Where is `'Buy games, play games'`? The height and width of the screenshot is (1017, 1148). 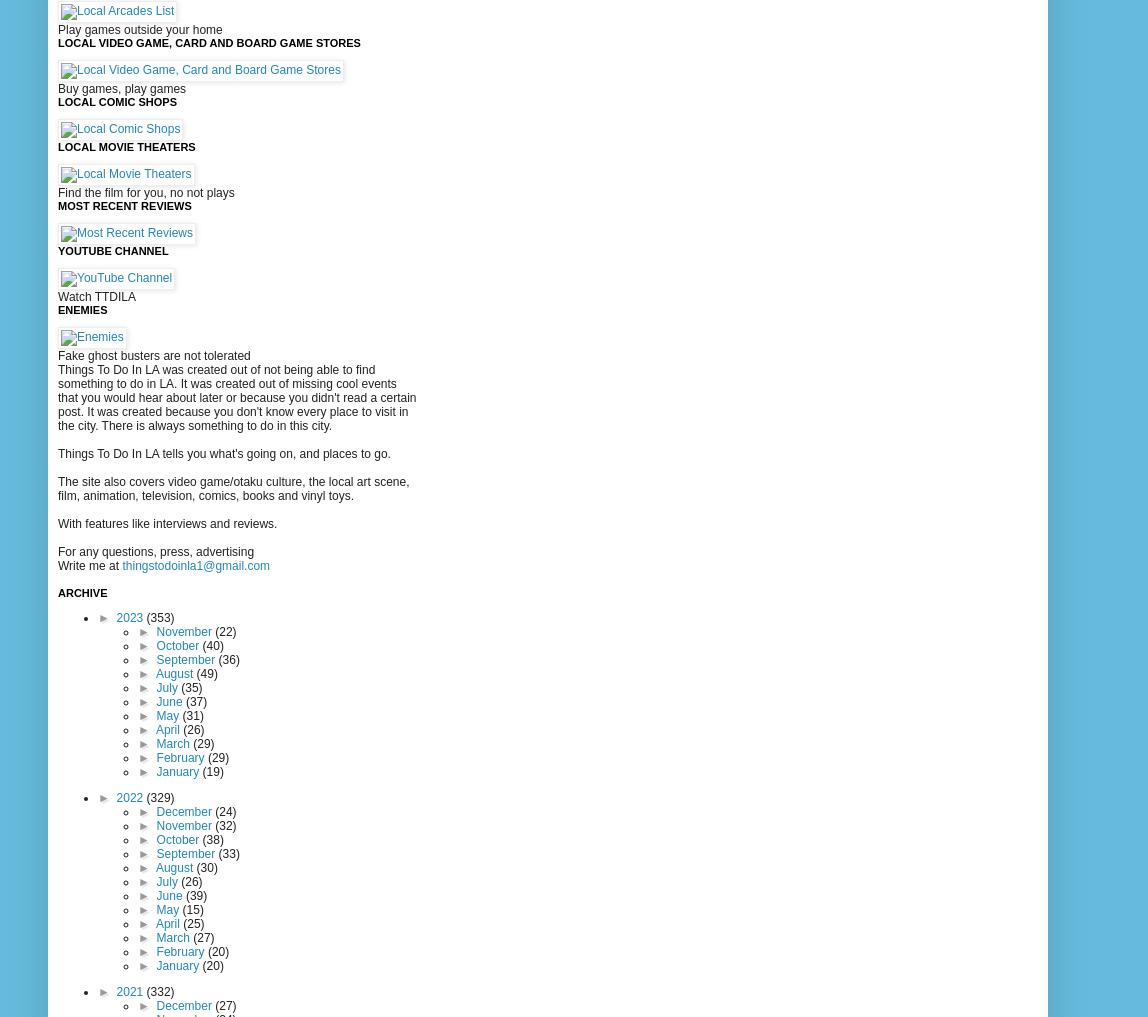 'Buy games, play games' is located at coordinates (122, 87).